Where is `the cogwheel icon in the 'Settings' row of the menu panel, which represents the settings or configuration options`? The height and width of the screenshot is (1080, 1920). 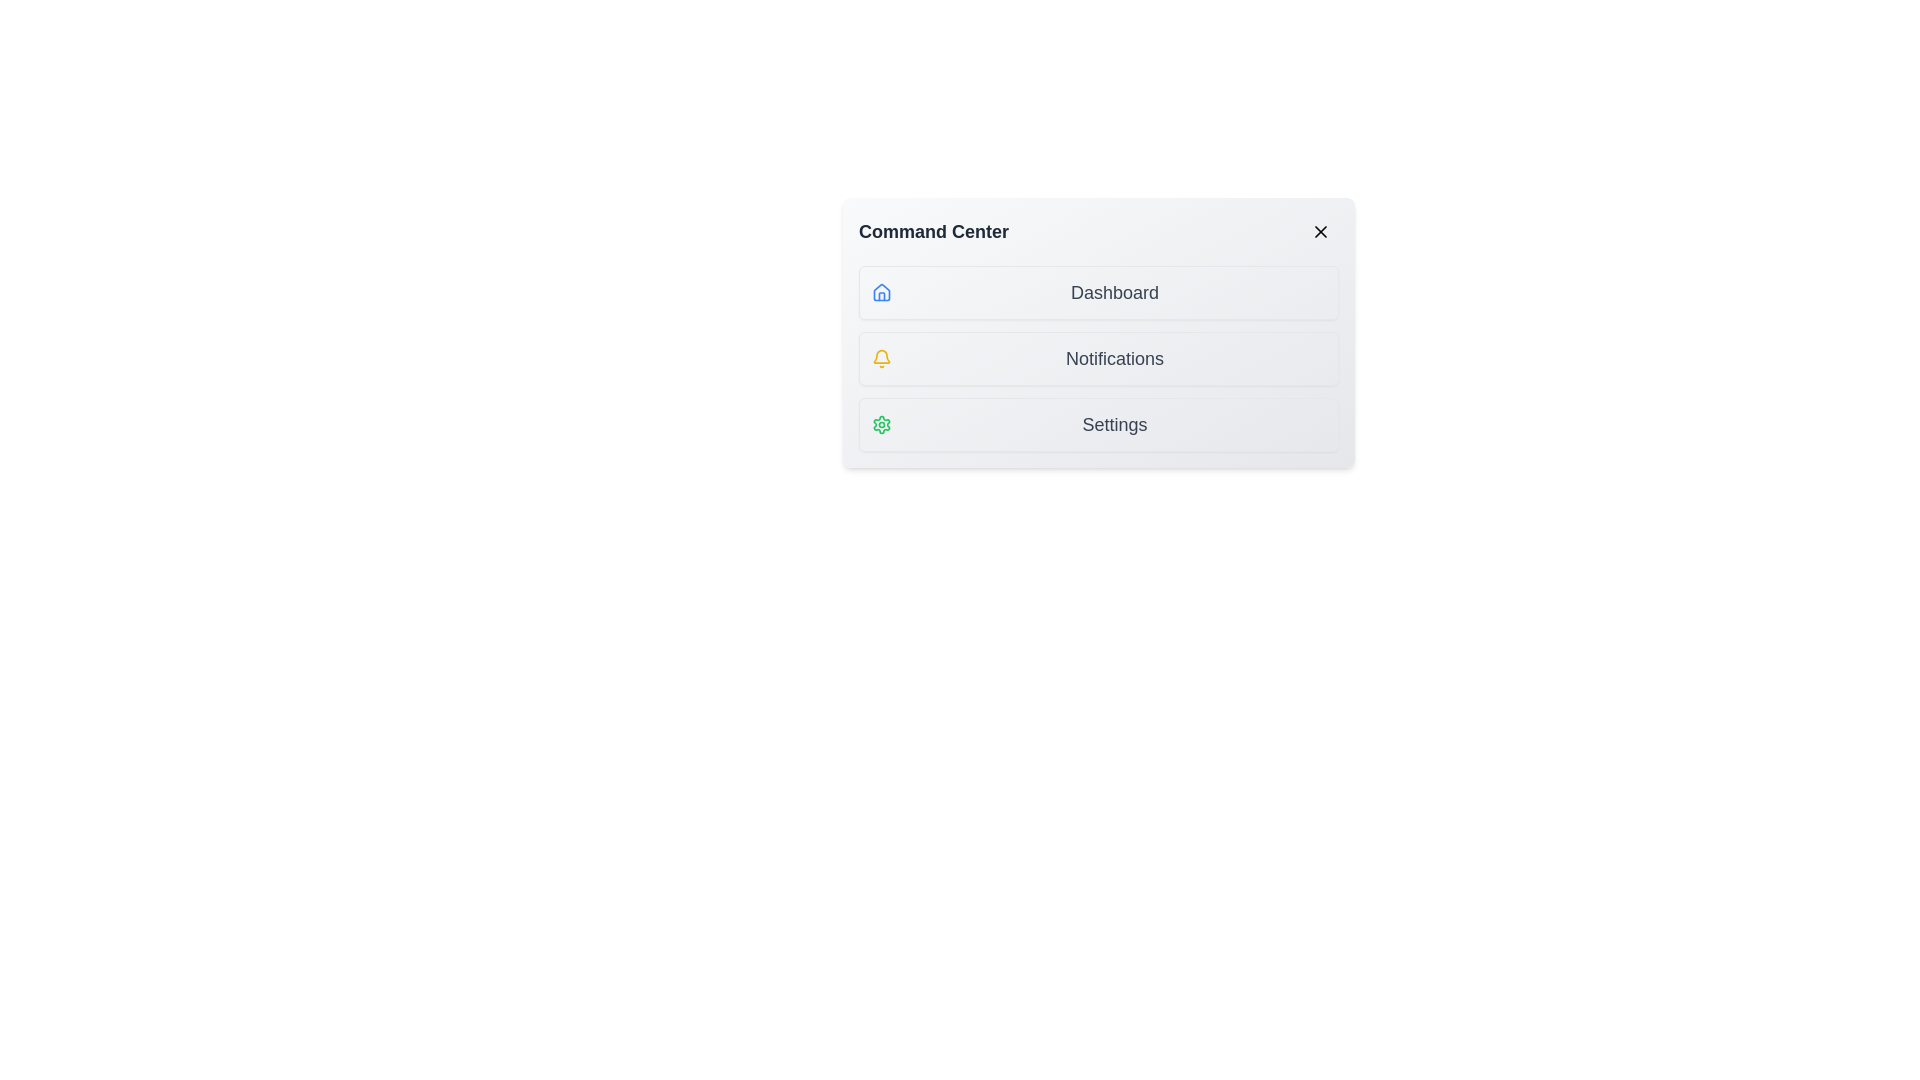 the cogwheel icon in the 'Settings' row of the menu panel, which represents the settings or configuration options is located at coordinates (881, 423).